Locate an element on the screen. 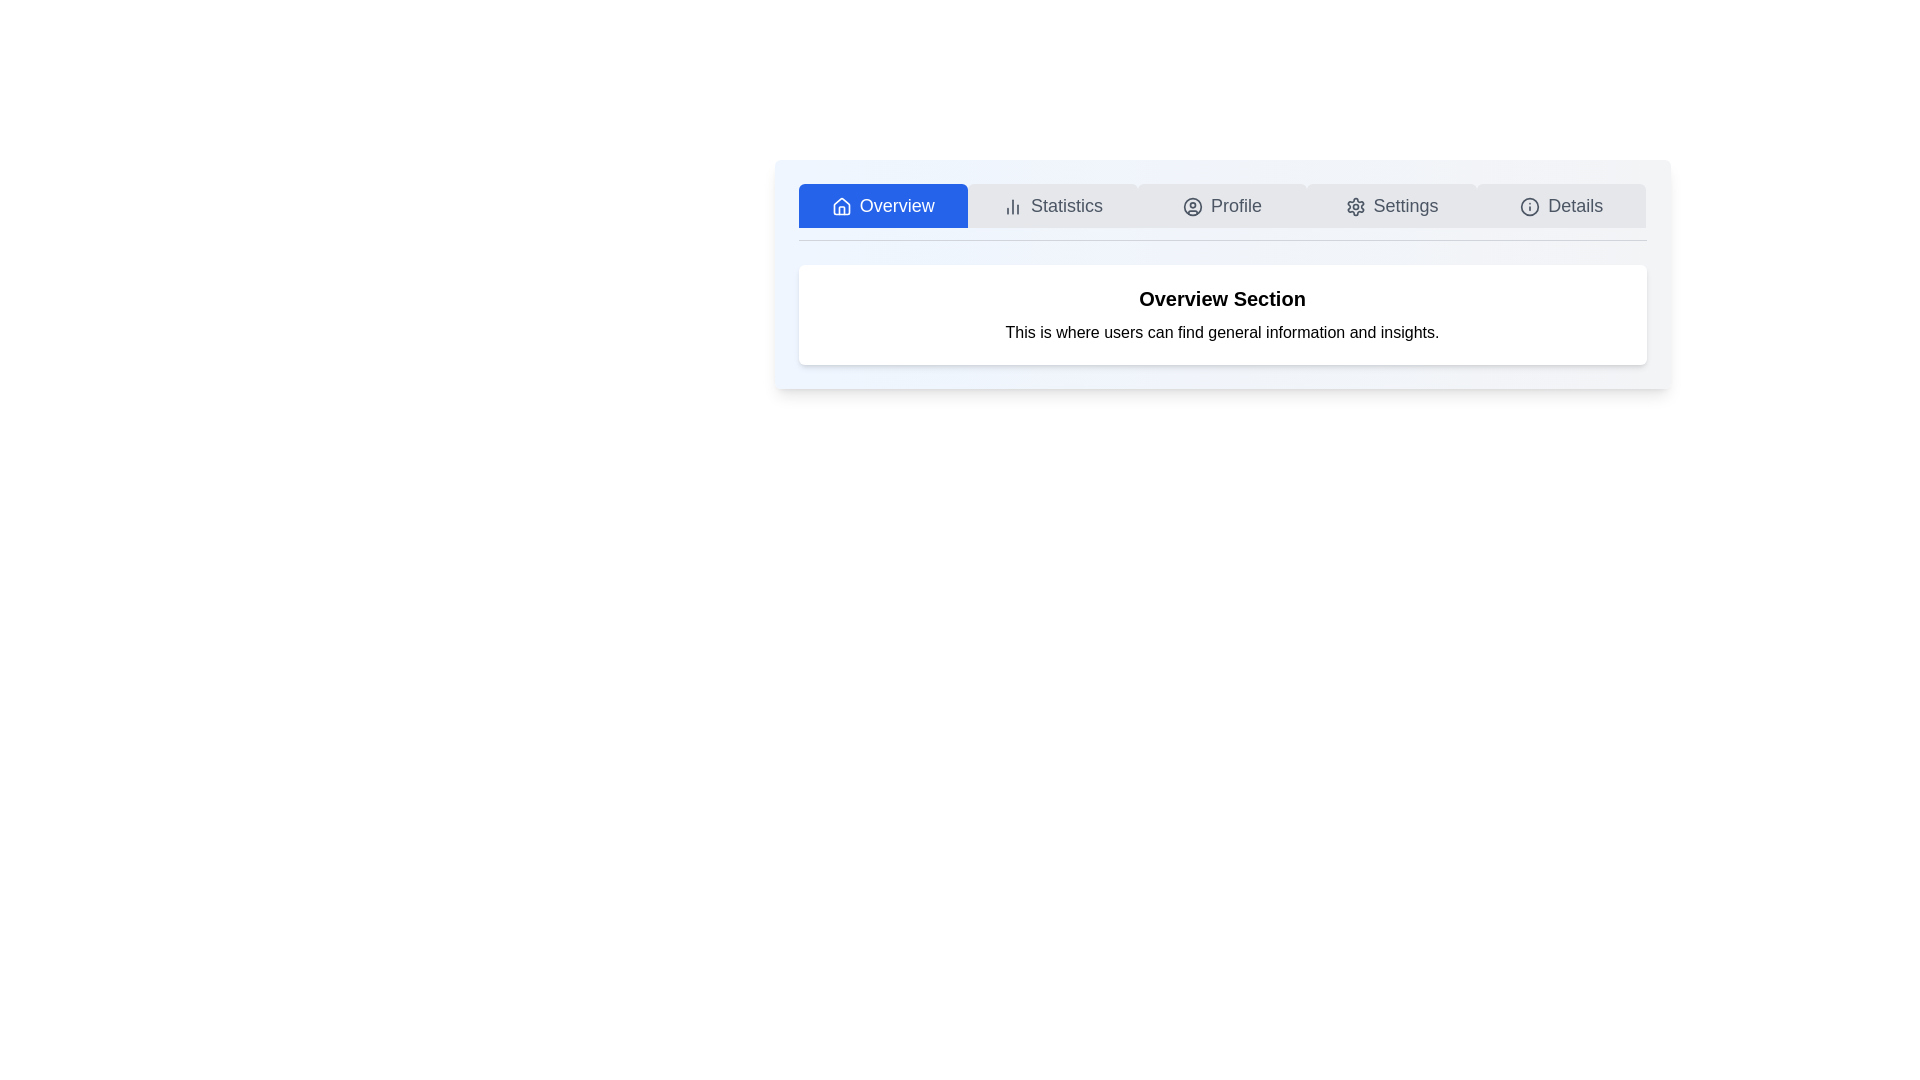  the settings icon located on the rightmost side of the top navigation bar, adjacent to the label is located at coordinates (1355, 207).